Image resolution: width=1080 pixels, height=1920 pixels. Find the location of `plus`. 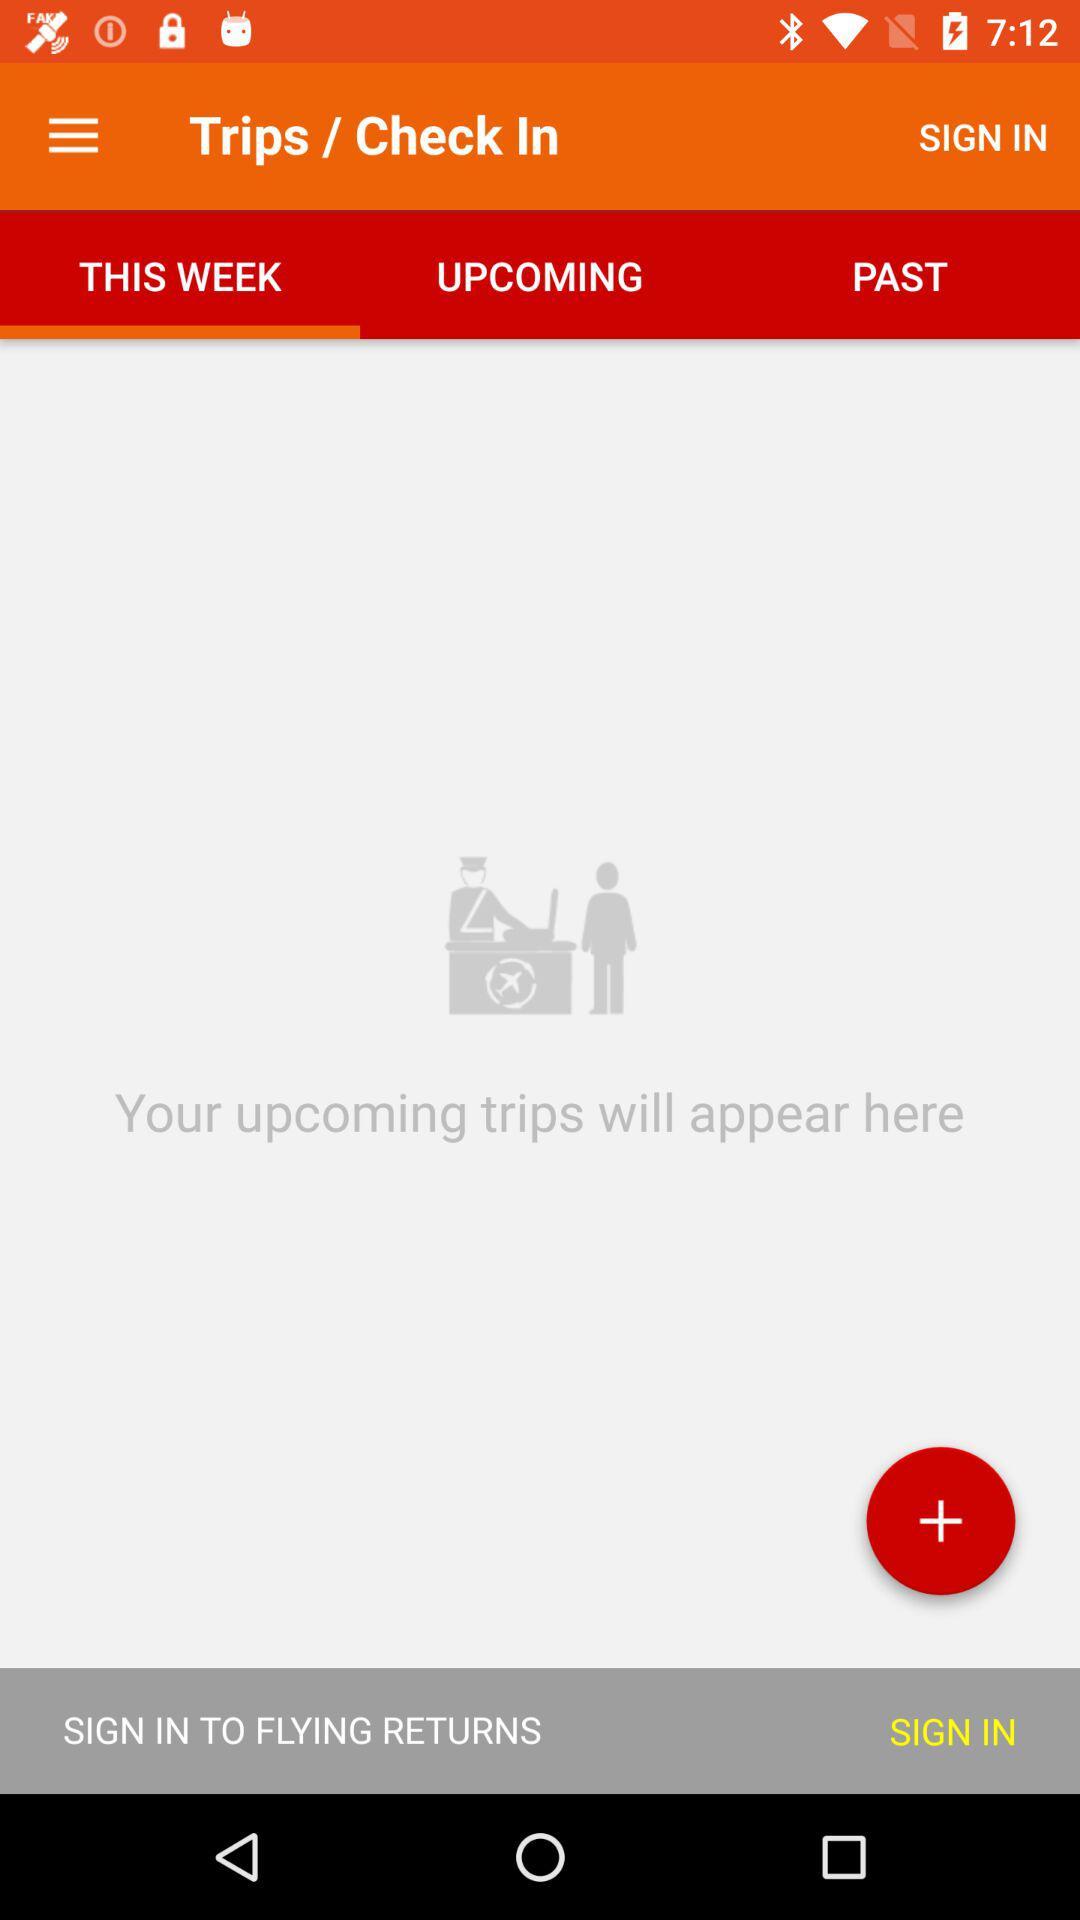

plus is located at coordinates (940, 1527).